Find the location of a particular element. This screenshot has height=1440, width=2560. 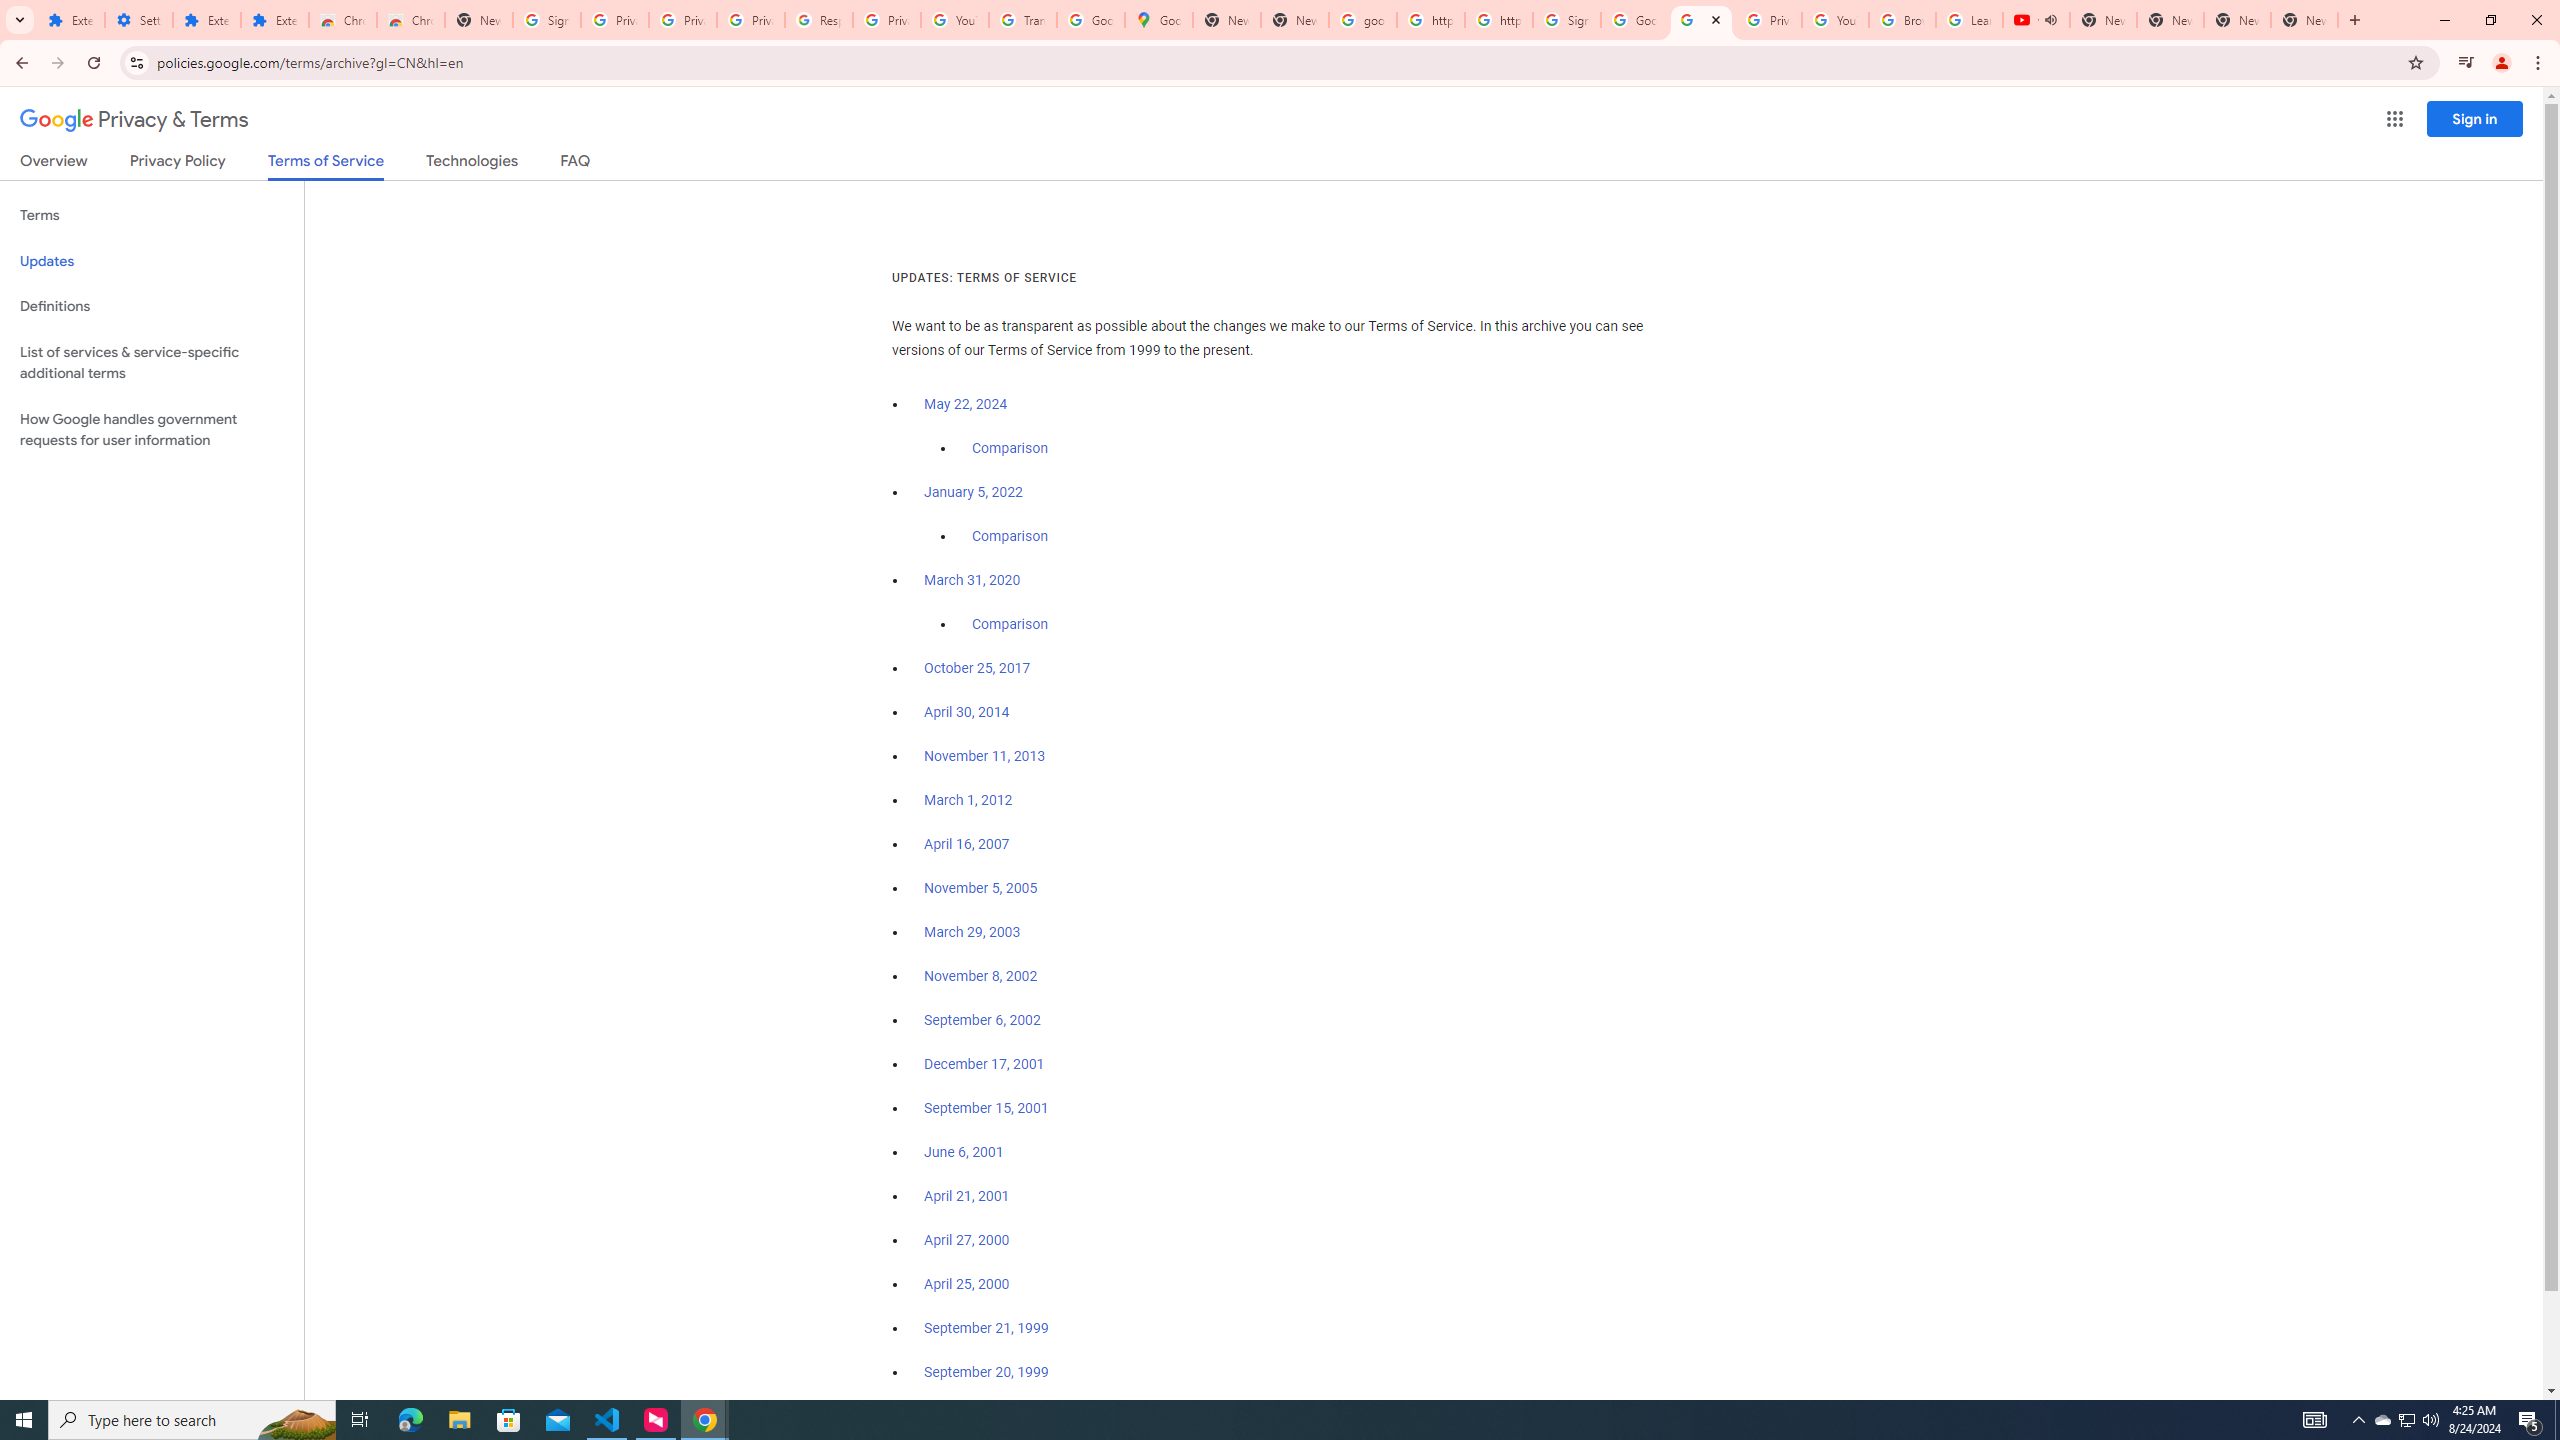

'September 21, 1999' is located at coordinates (986, 1326).